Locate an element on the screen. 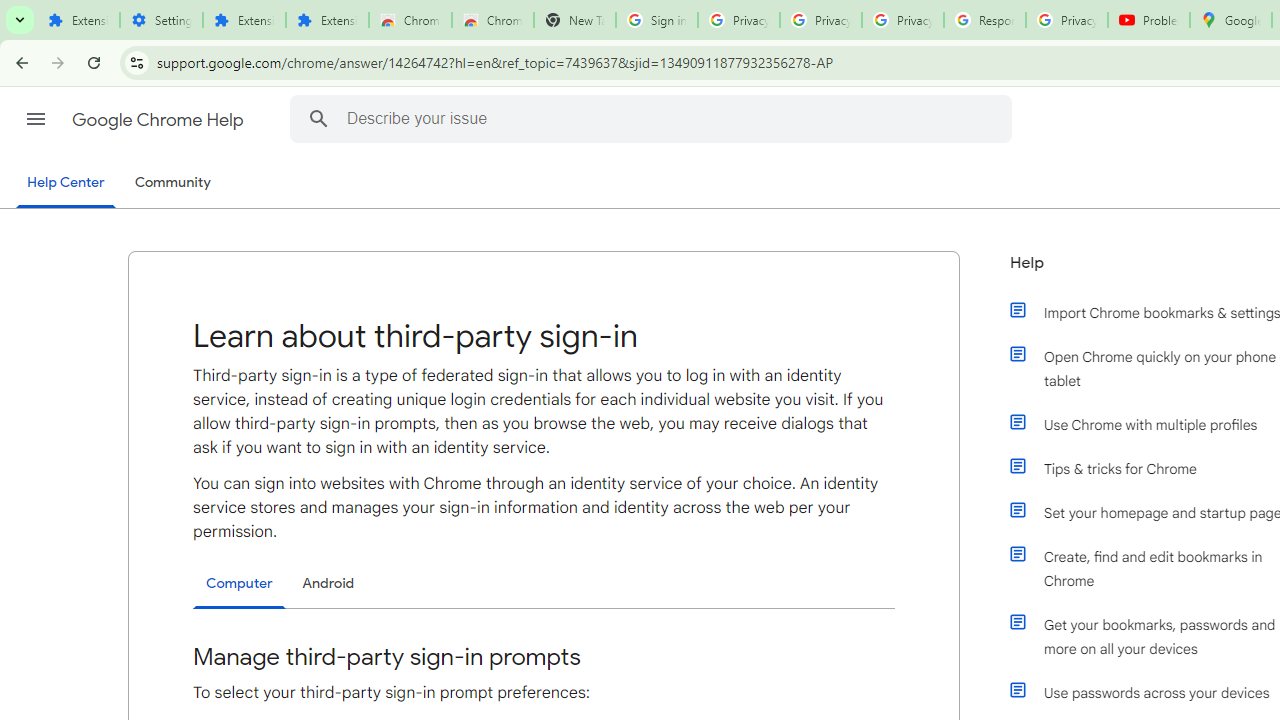 The width and height of the screenshot is (1280, 720). 'Extensions' is located at coordinates (327, 20).